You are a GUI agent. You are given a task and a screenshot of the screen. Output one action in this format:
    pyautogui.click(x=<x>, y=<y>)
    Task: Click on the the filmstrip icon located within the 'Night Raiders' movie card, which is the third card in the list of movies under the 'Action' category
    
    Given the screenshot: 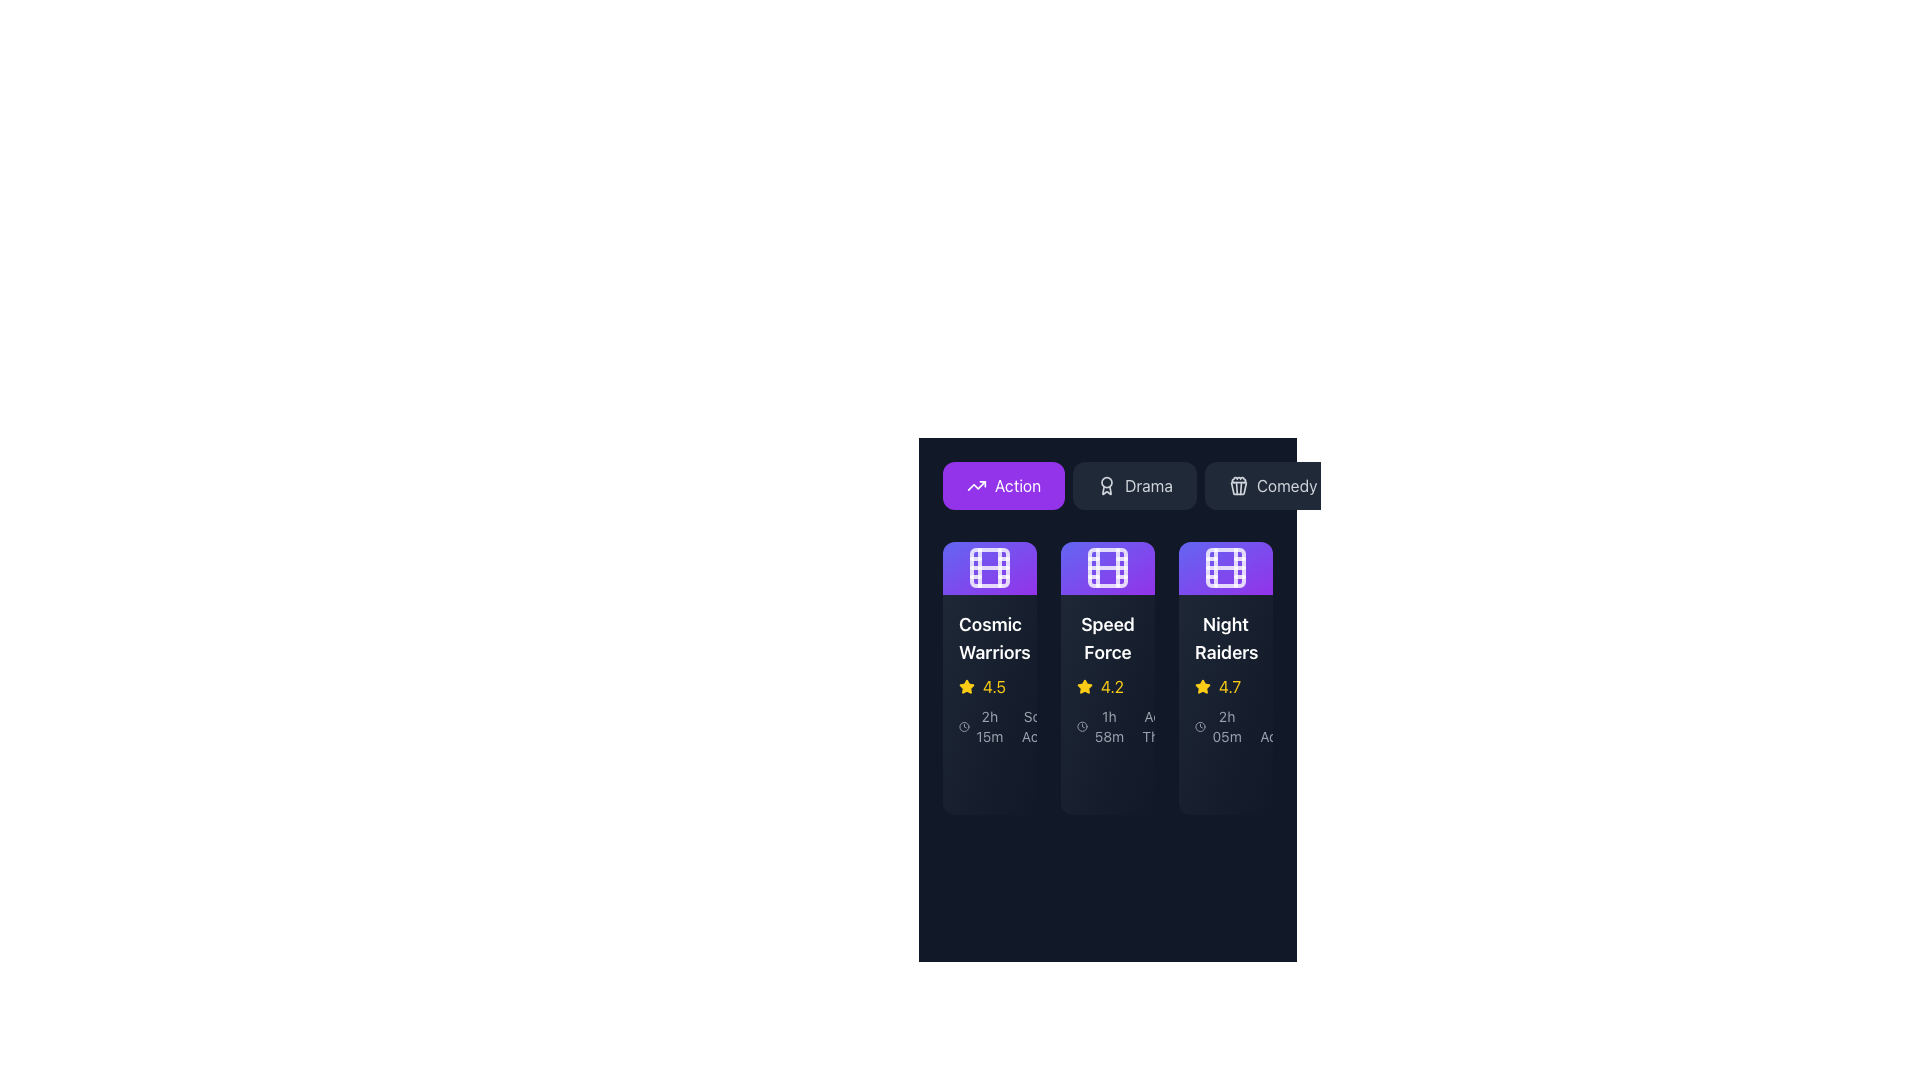 What is the action you would take?
    pyautogui.click(x=1224, y=567)
    